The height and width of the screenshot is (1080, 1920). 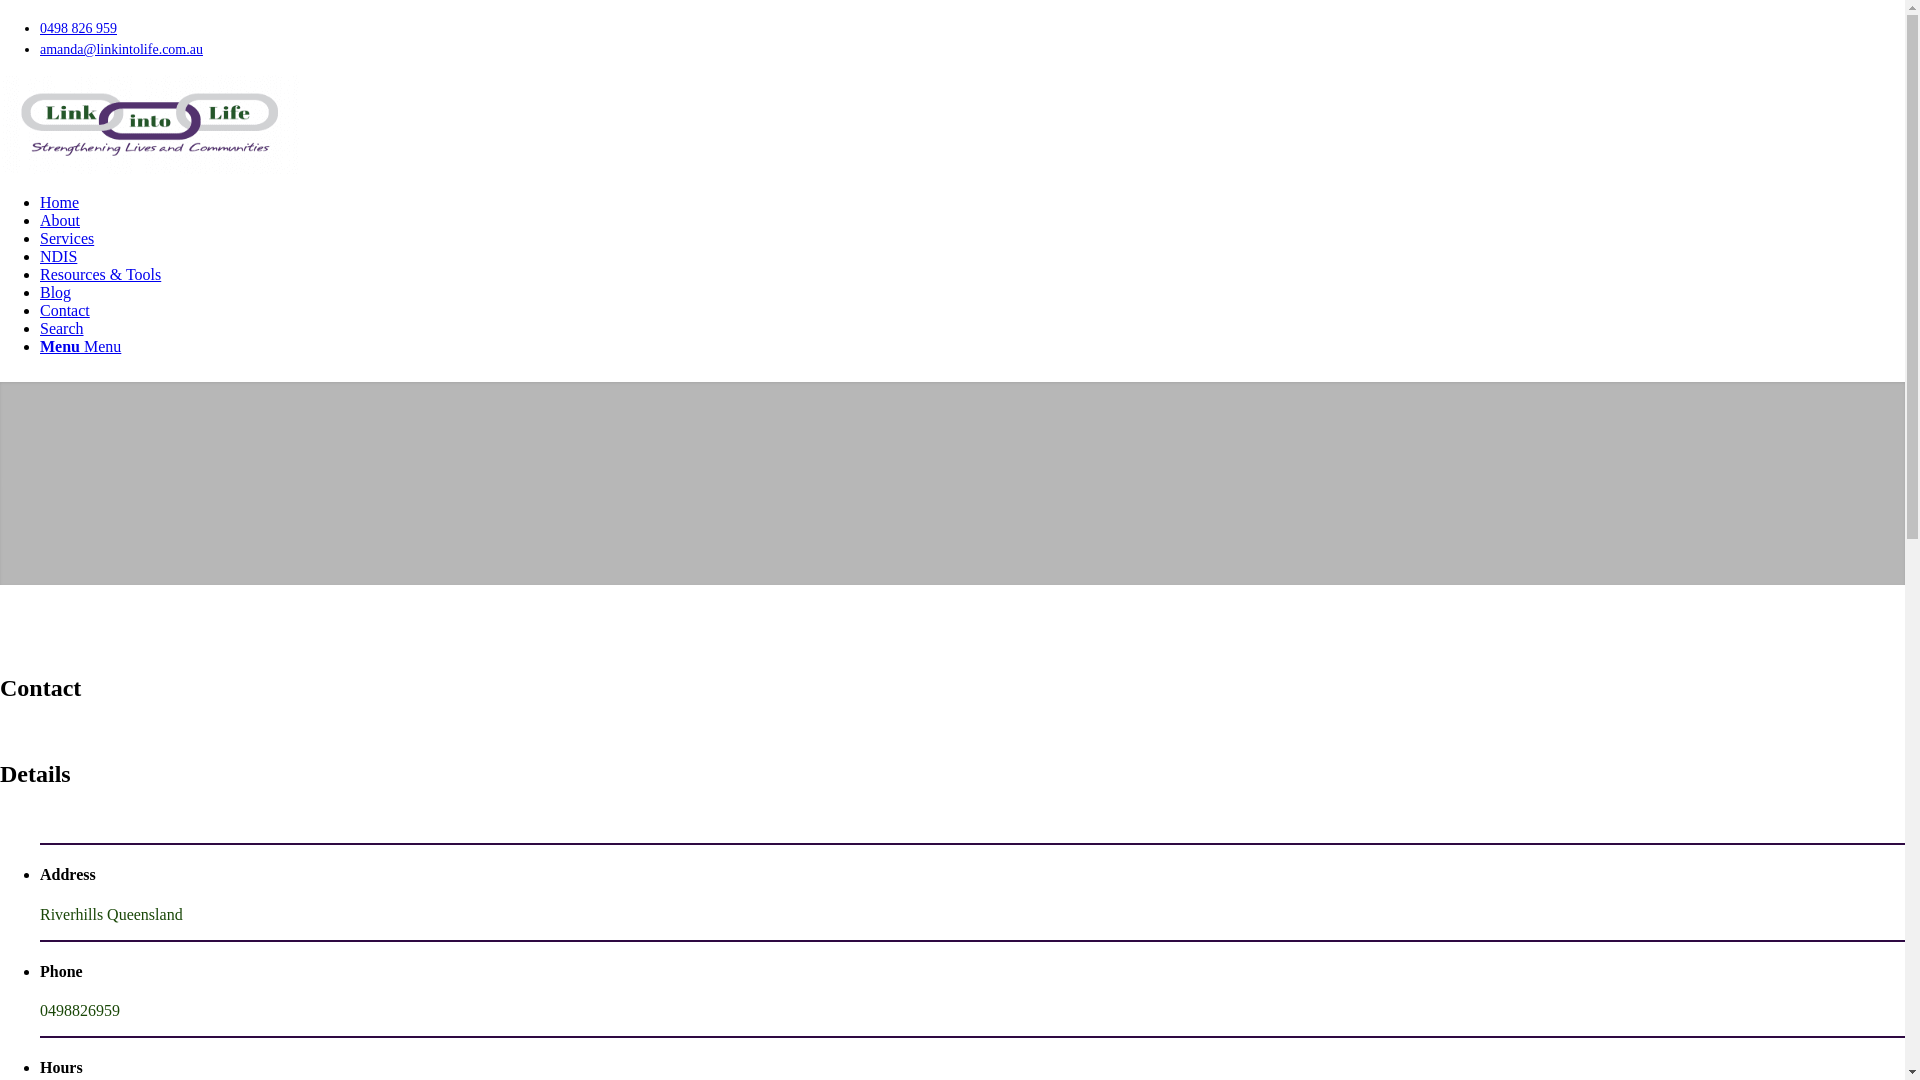 I want to click on 'Contact', so click(x=65, y=310).